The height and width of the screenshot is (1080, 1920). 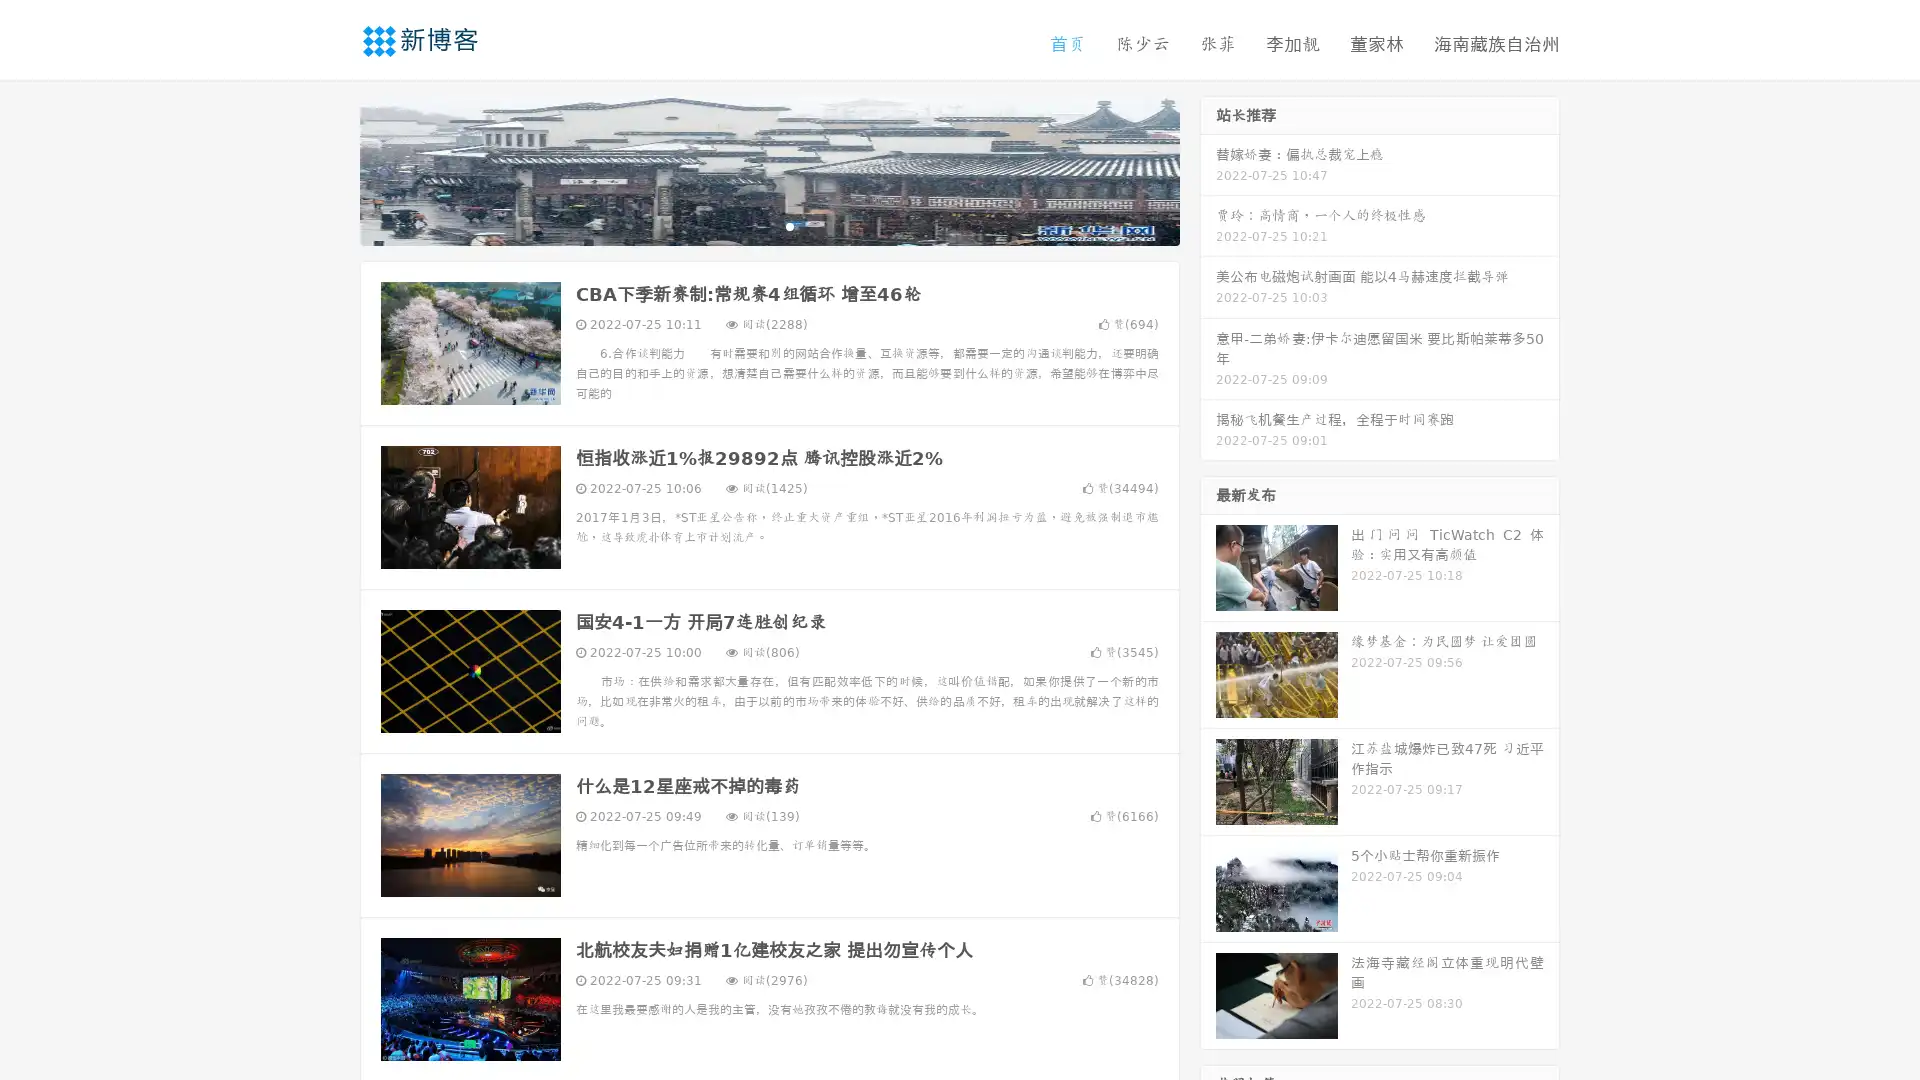 I want to click on Previous slide, so click(x=330, y=168).